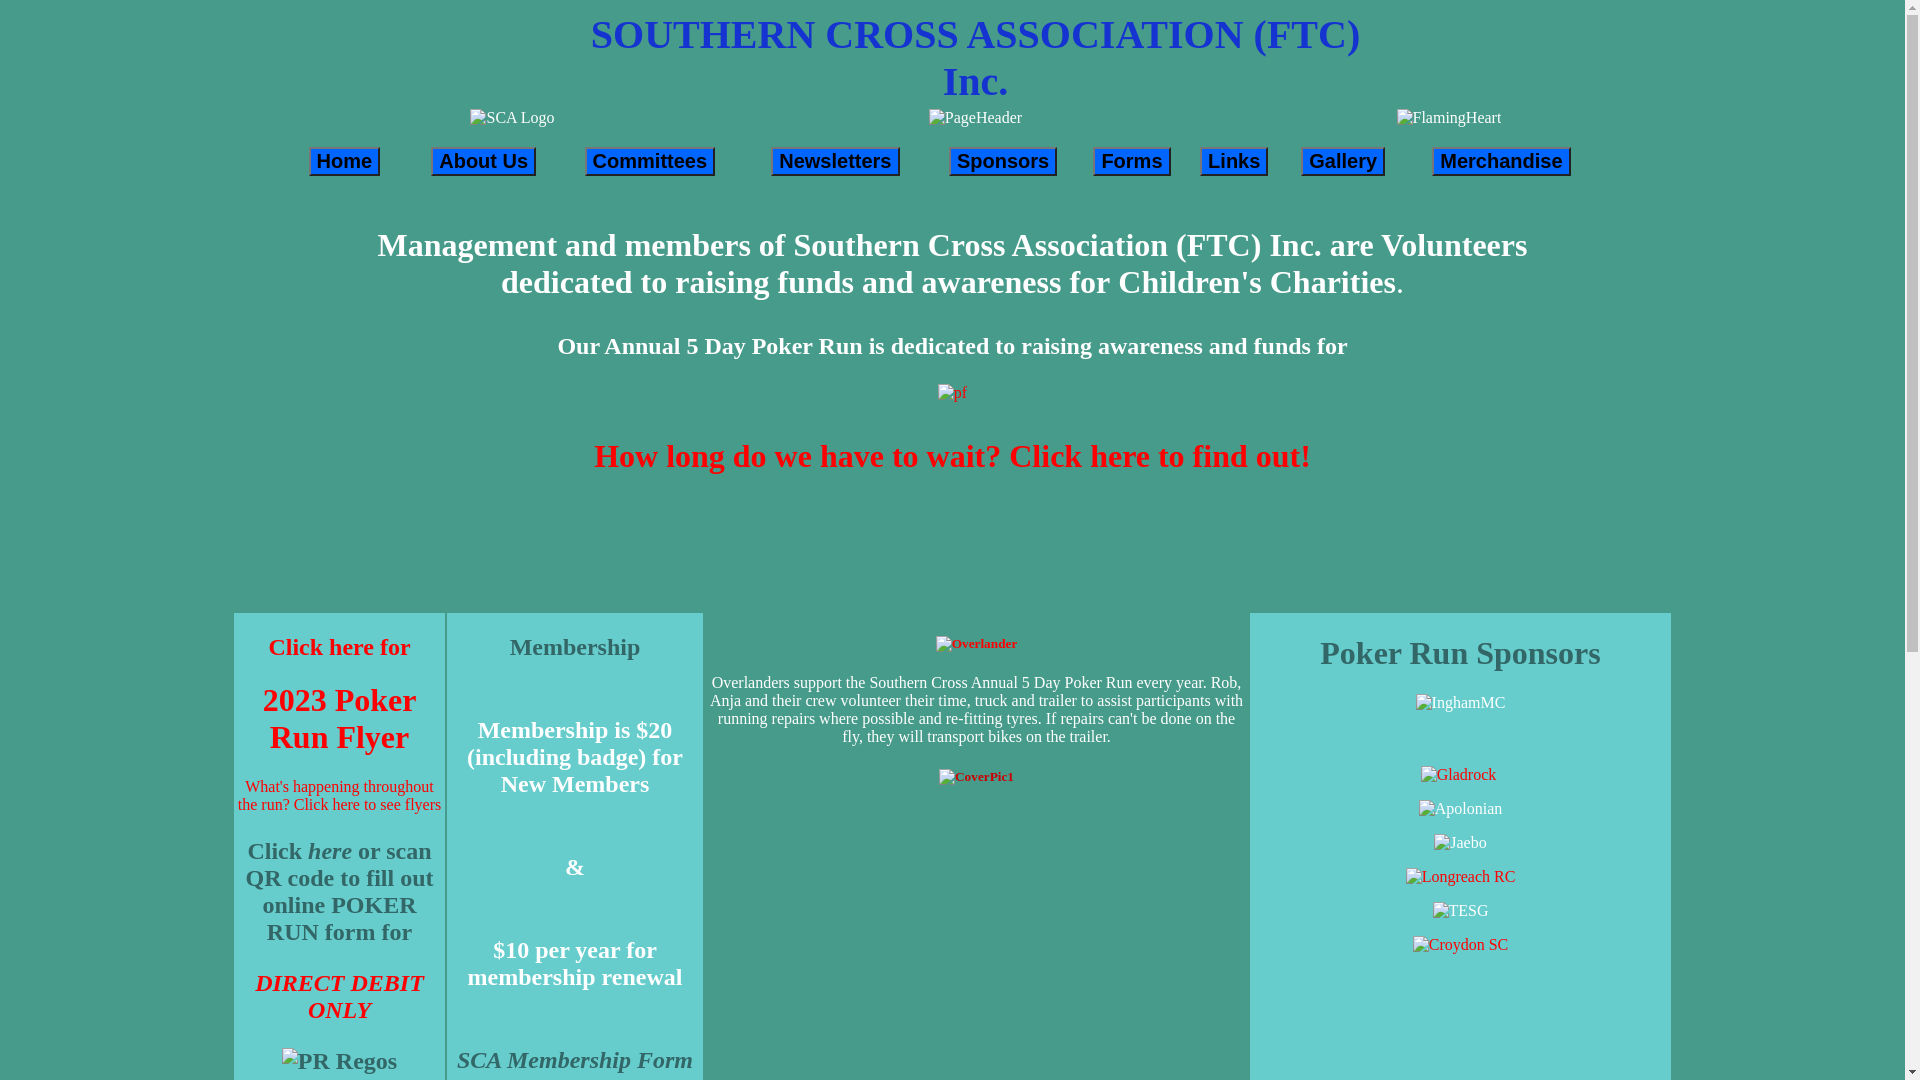  Describe the element at coordinates (301, 851) in the screenshot. I see `'here'` at that location.